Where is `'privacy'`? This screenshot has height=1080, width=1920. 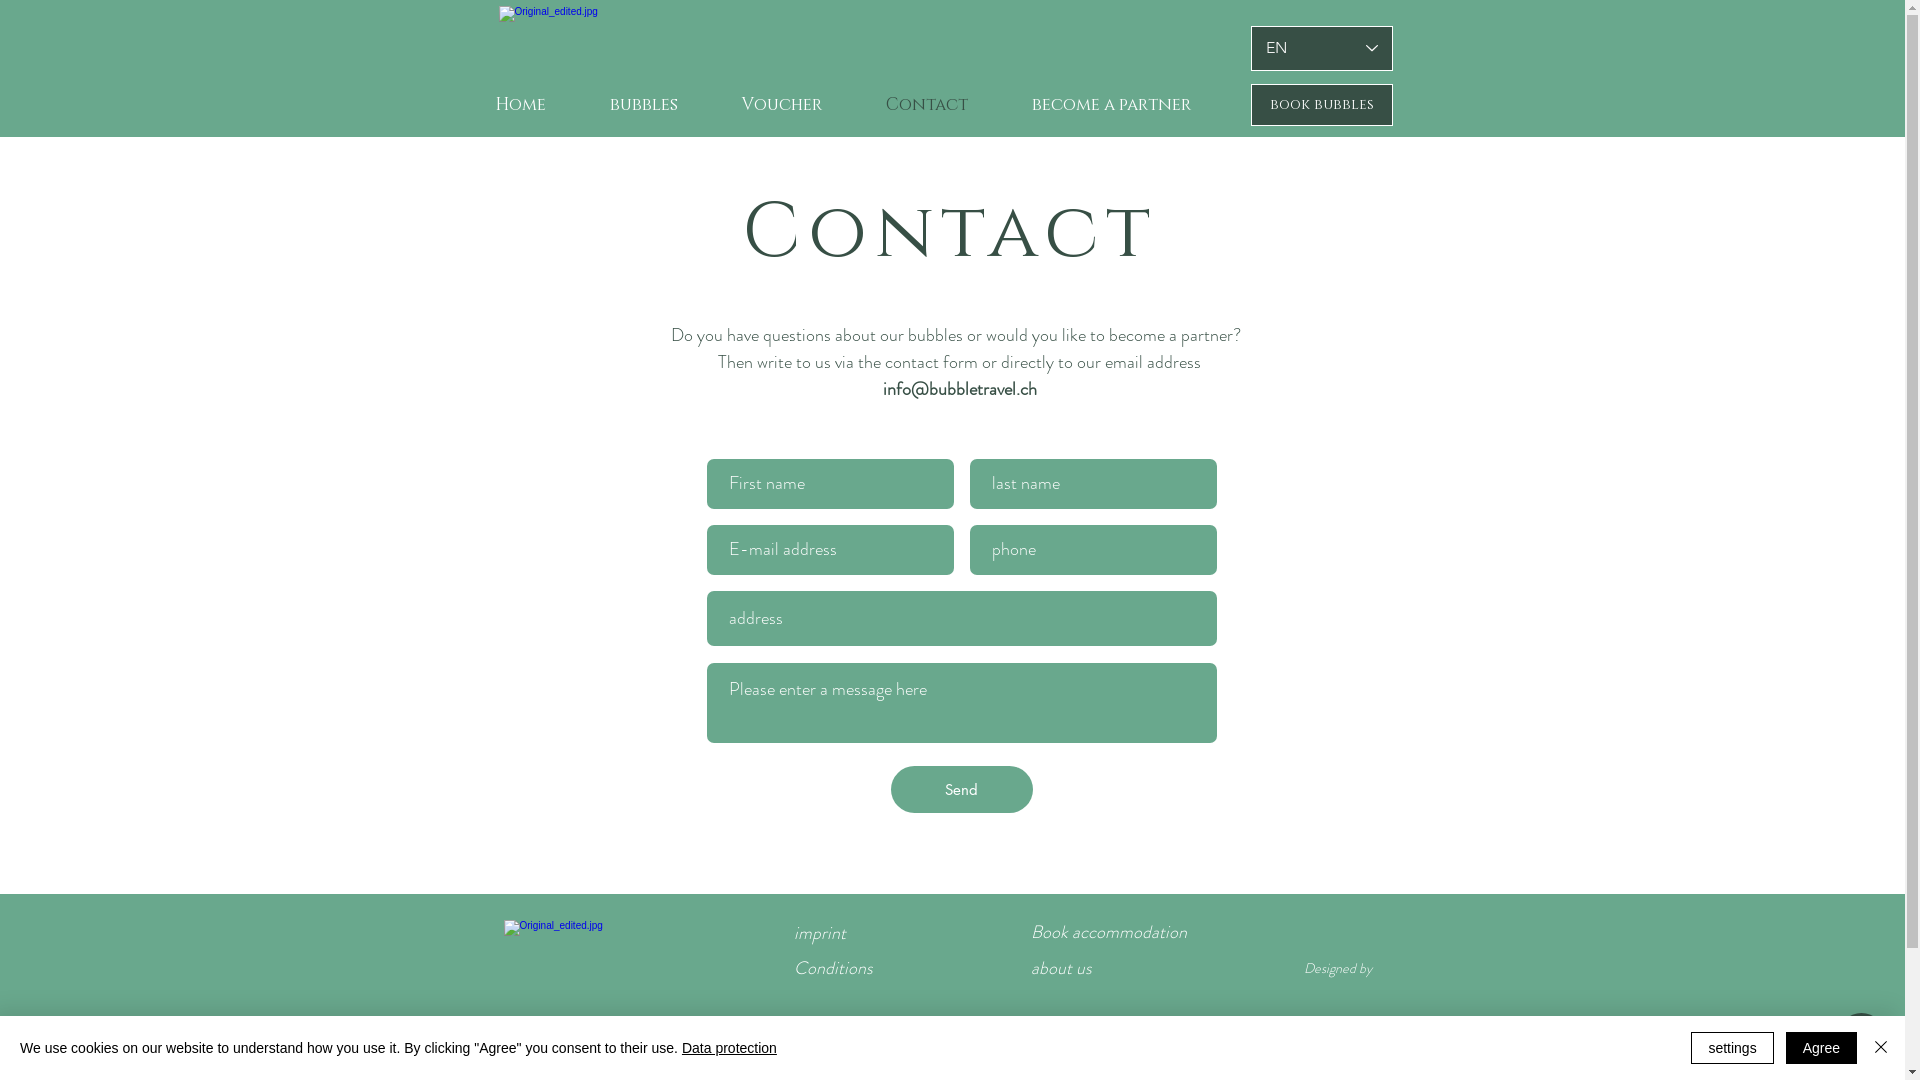 'privacy' is located at coordinates (819, 1044).